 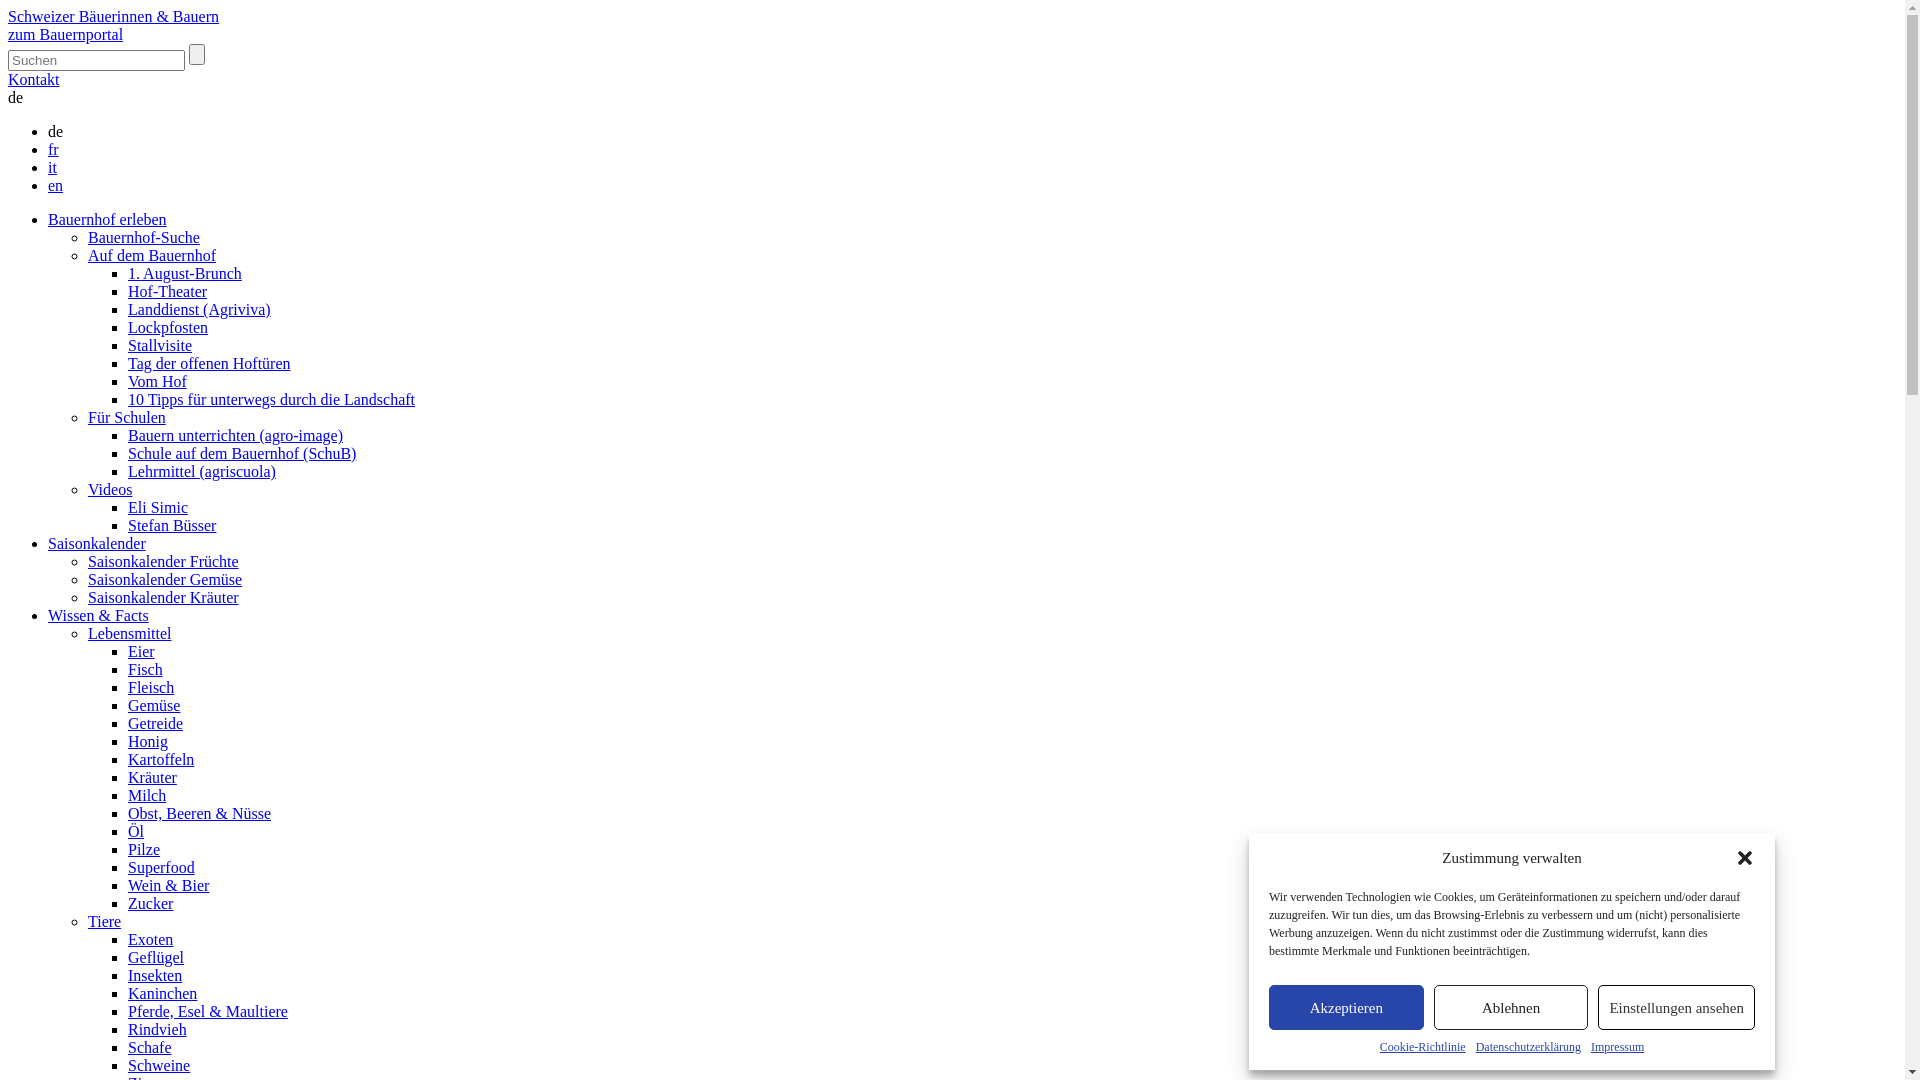 I want to click on 'Fleisch', so click(x=149, y=686).